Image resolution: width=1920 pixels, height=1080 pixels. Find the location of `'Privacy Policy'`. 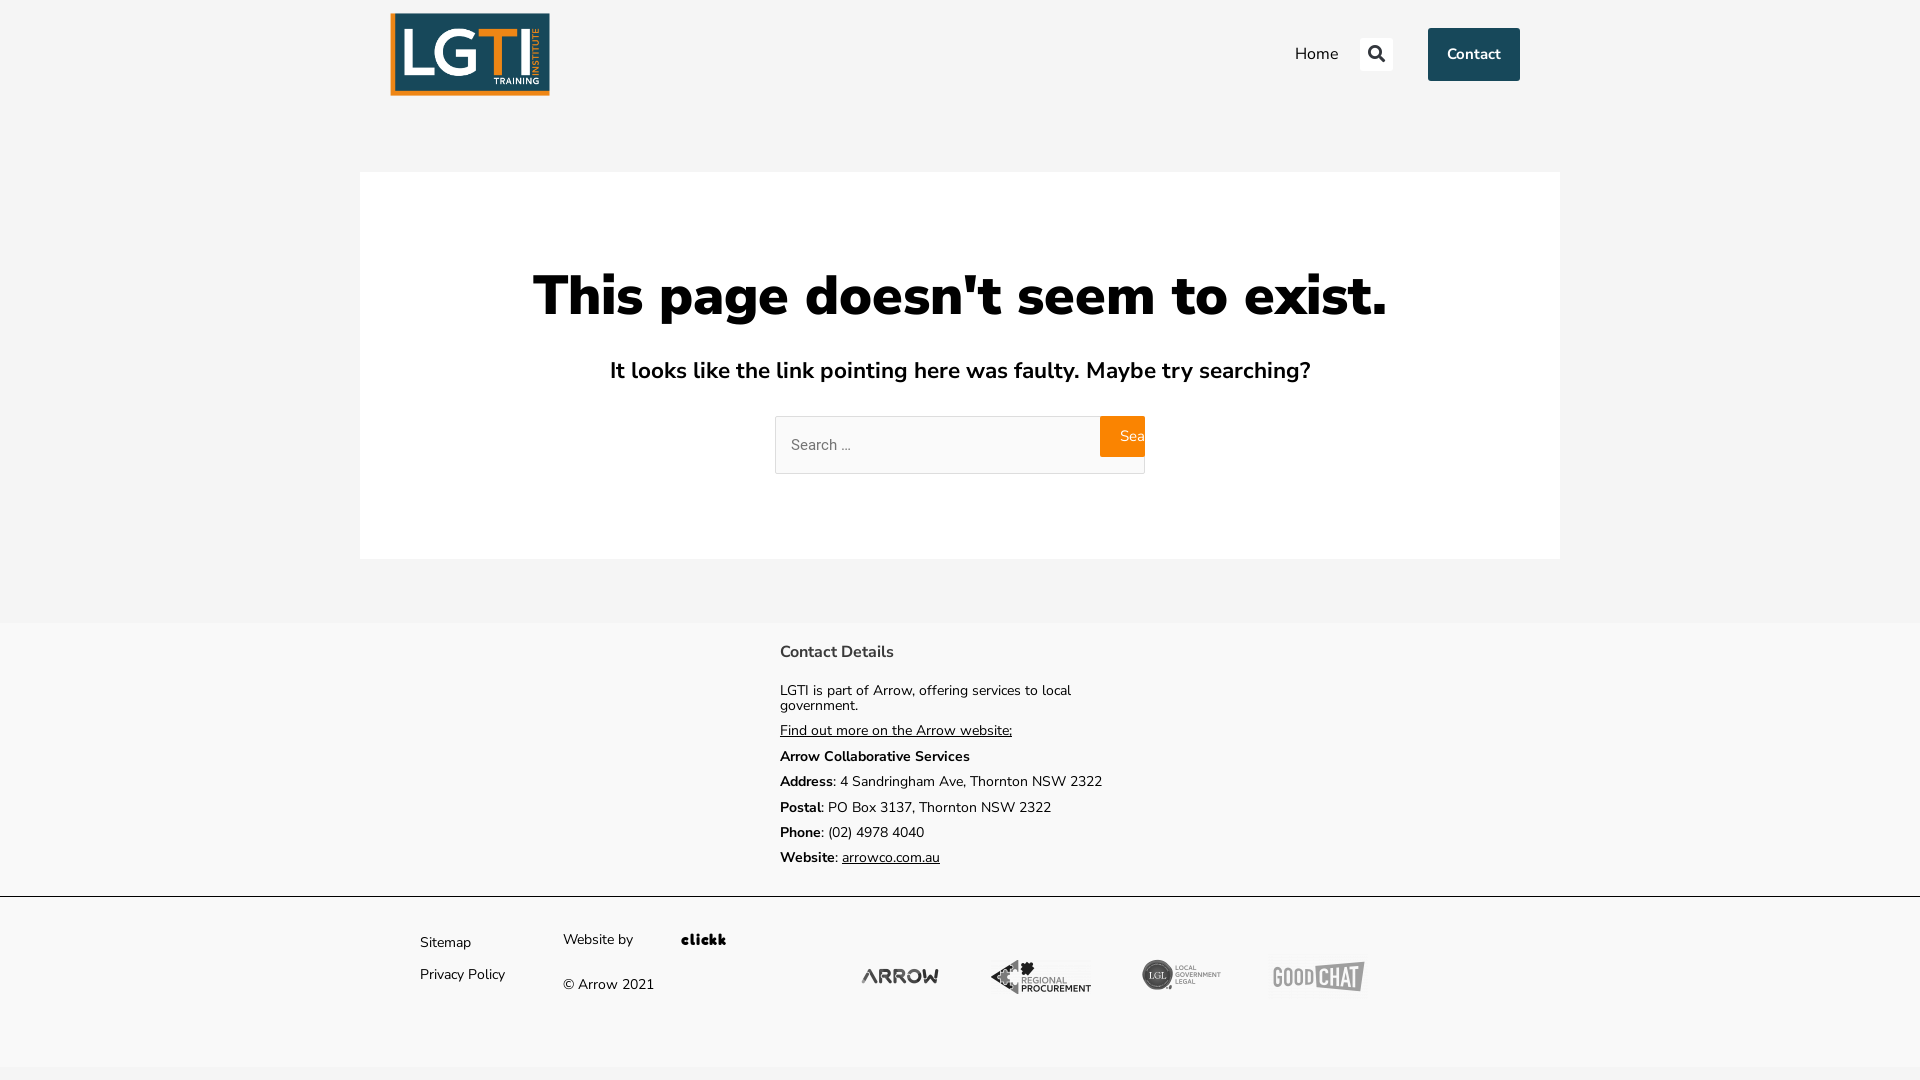

'Privacy Policy' is located at coordinates (461, 974).